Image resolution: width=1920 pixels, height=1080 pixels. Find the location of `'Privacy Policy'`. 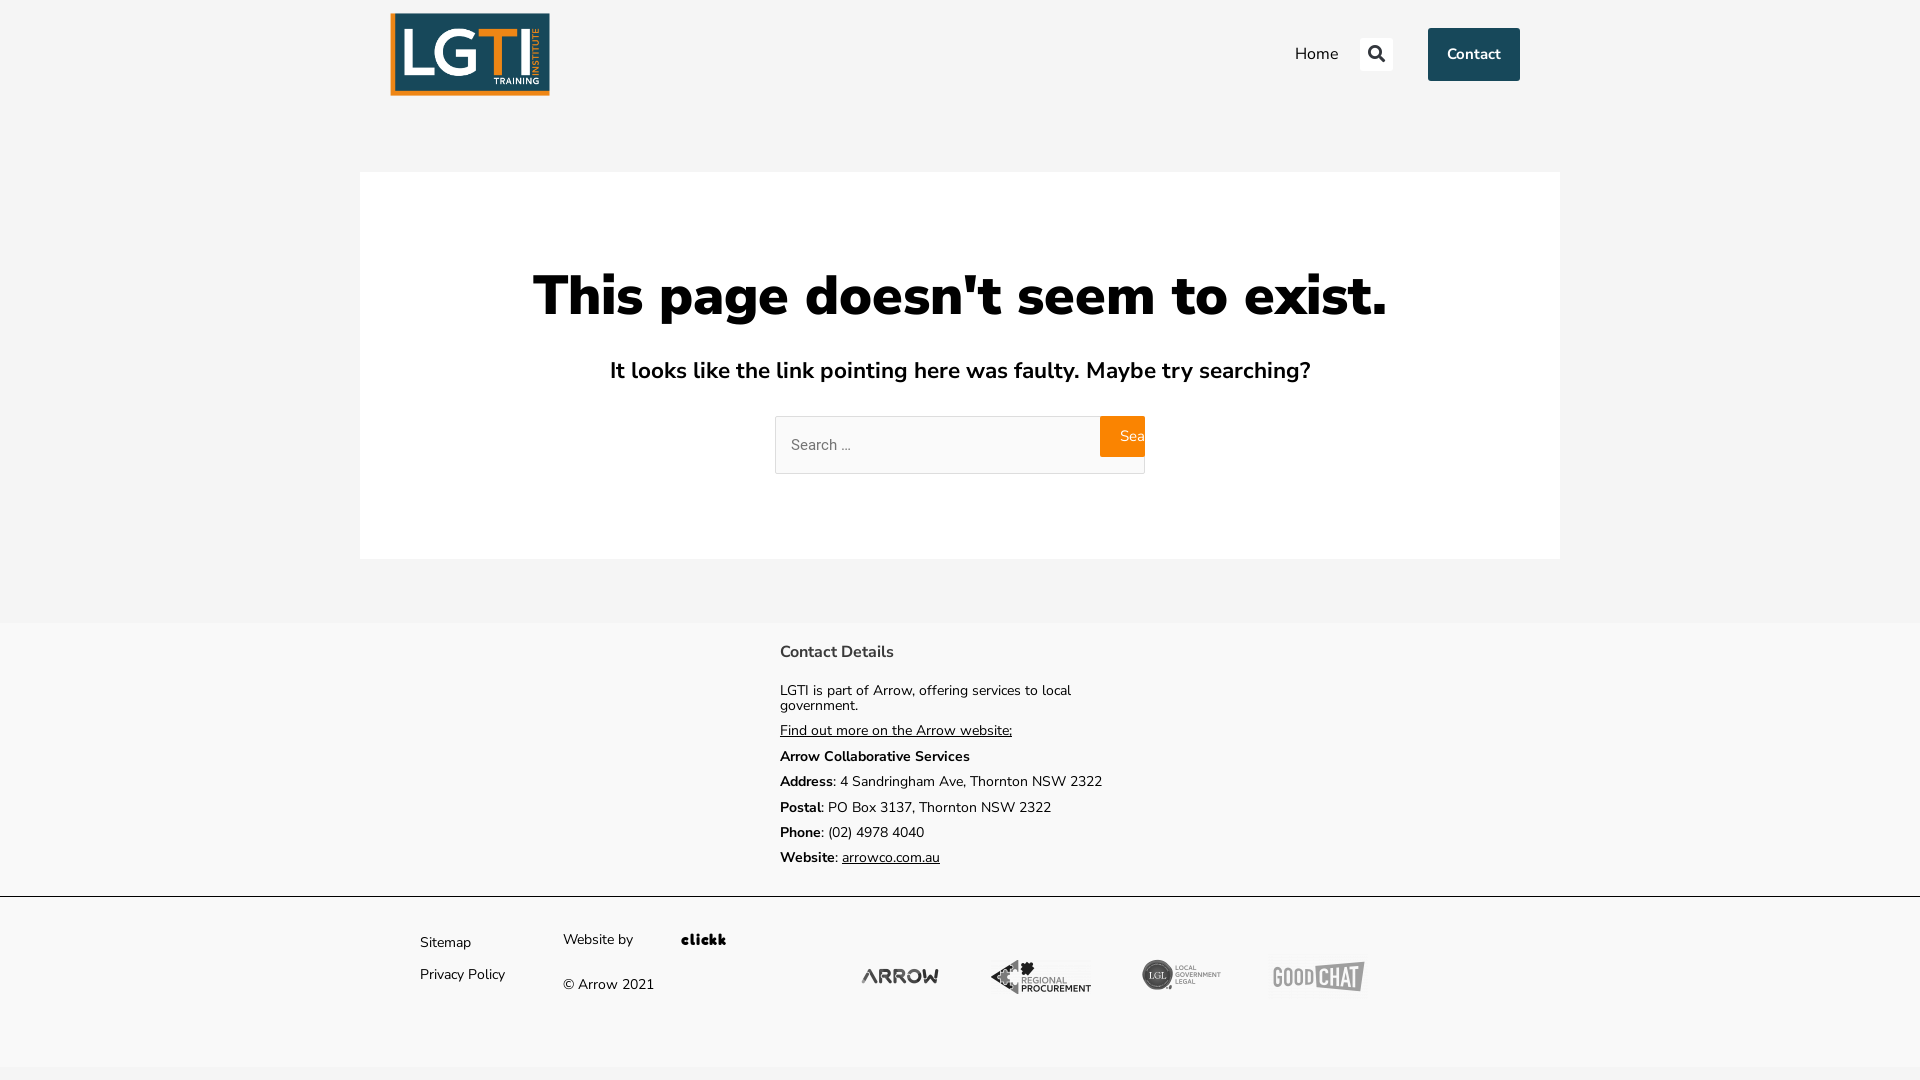

'Privacy Policy' is located at coordinates (461, 974).